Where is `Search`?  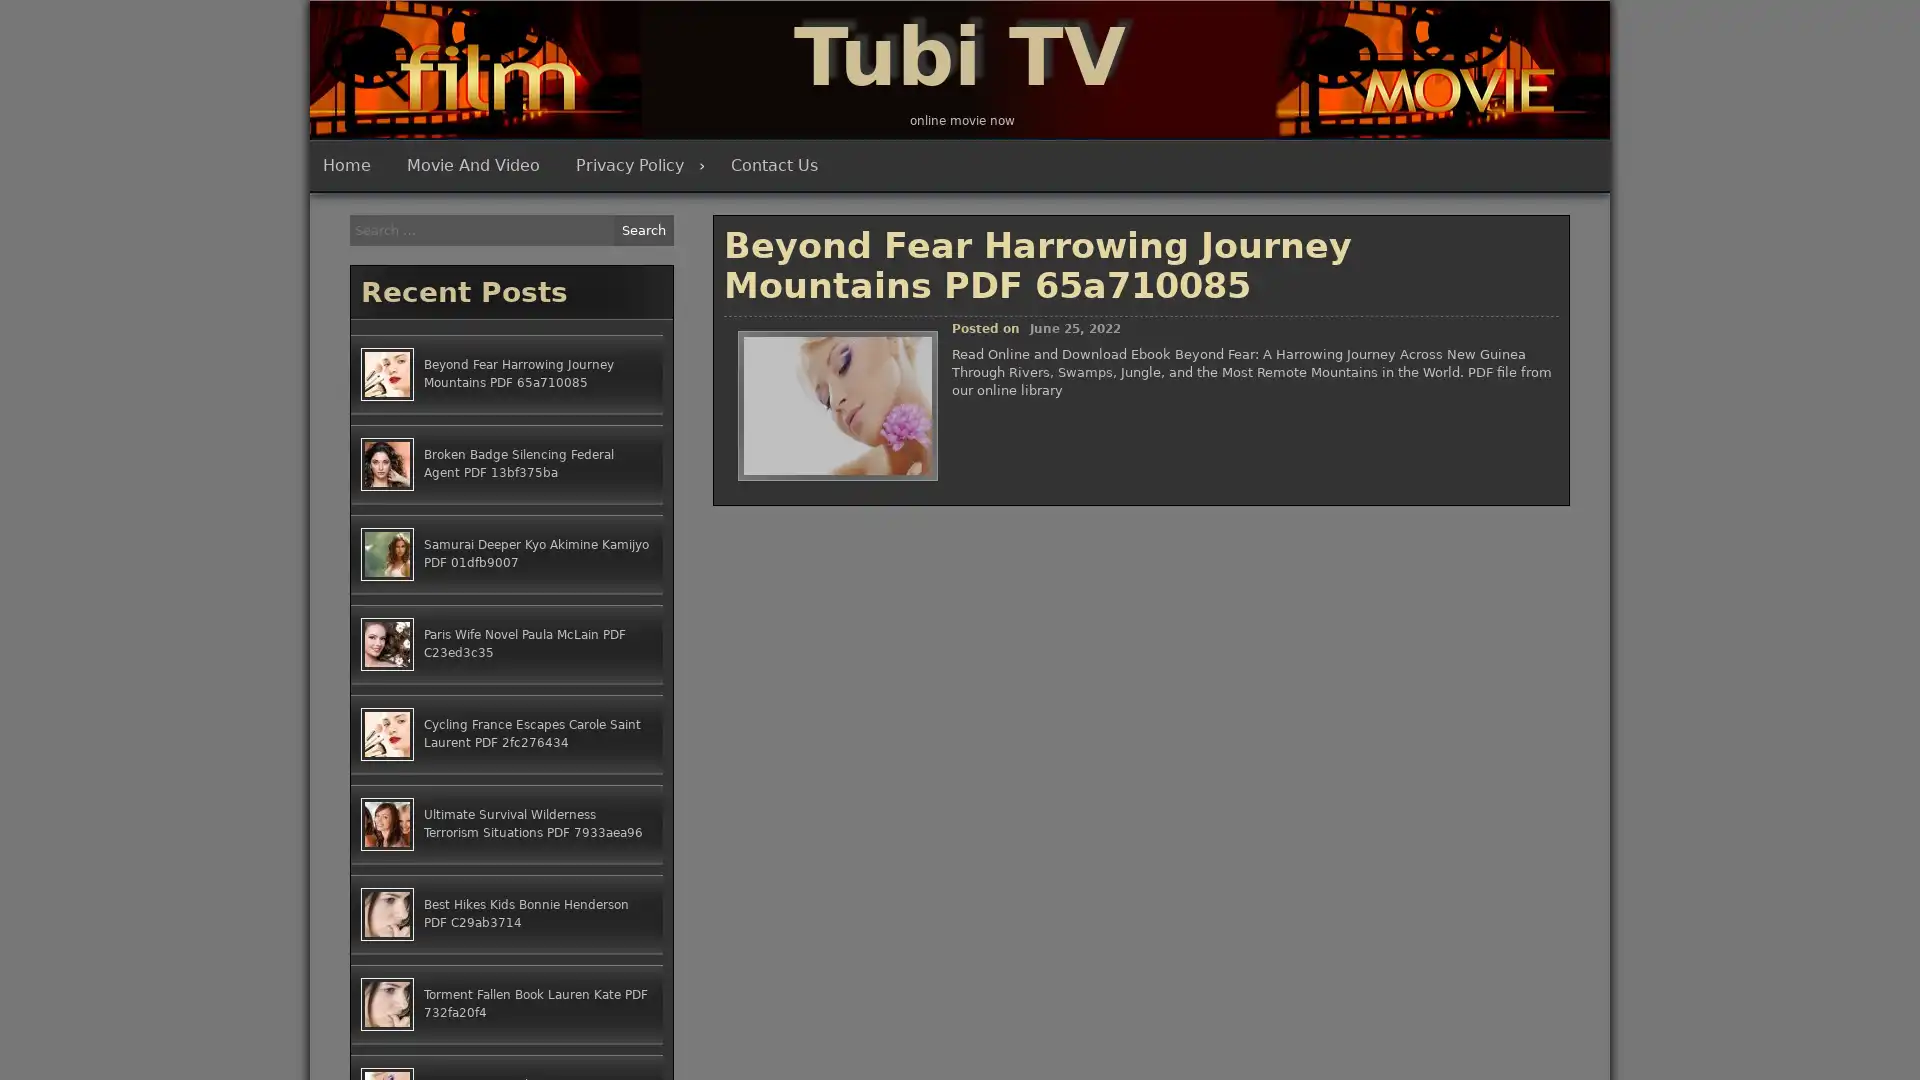 Search is located at coordinates (643, 229).